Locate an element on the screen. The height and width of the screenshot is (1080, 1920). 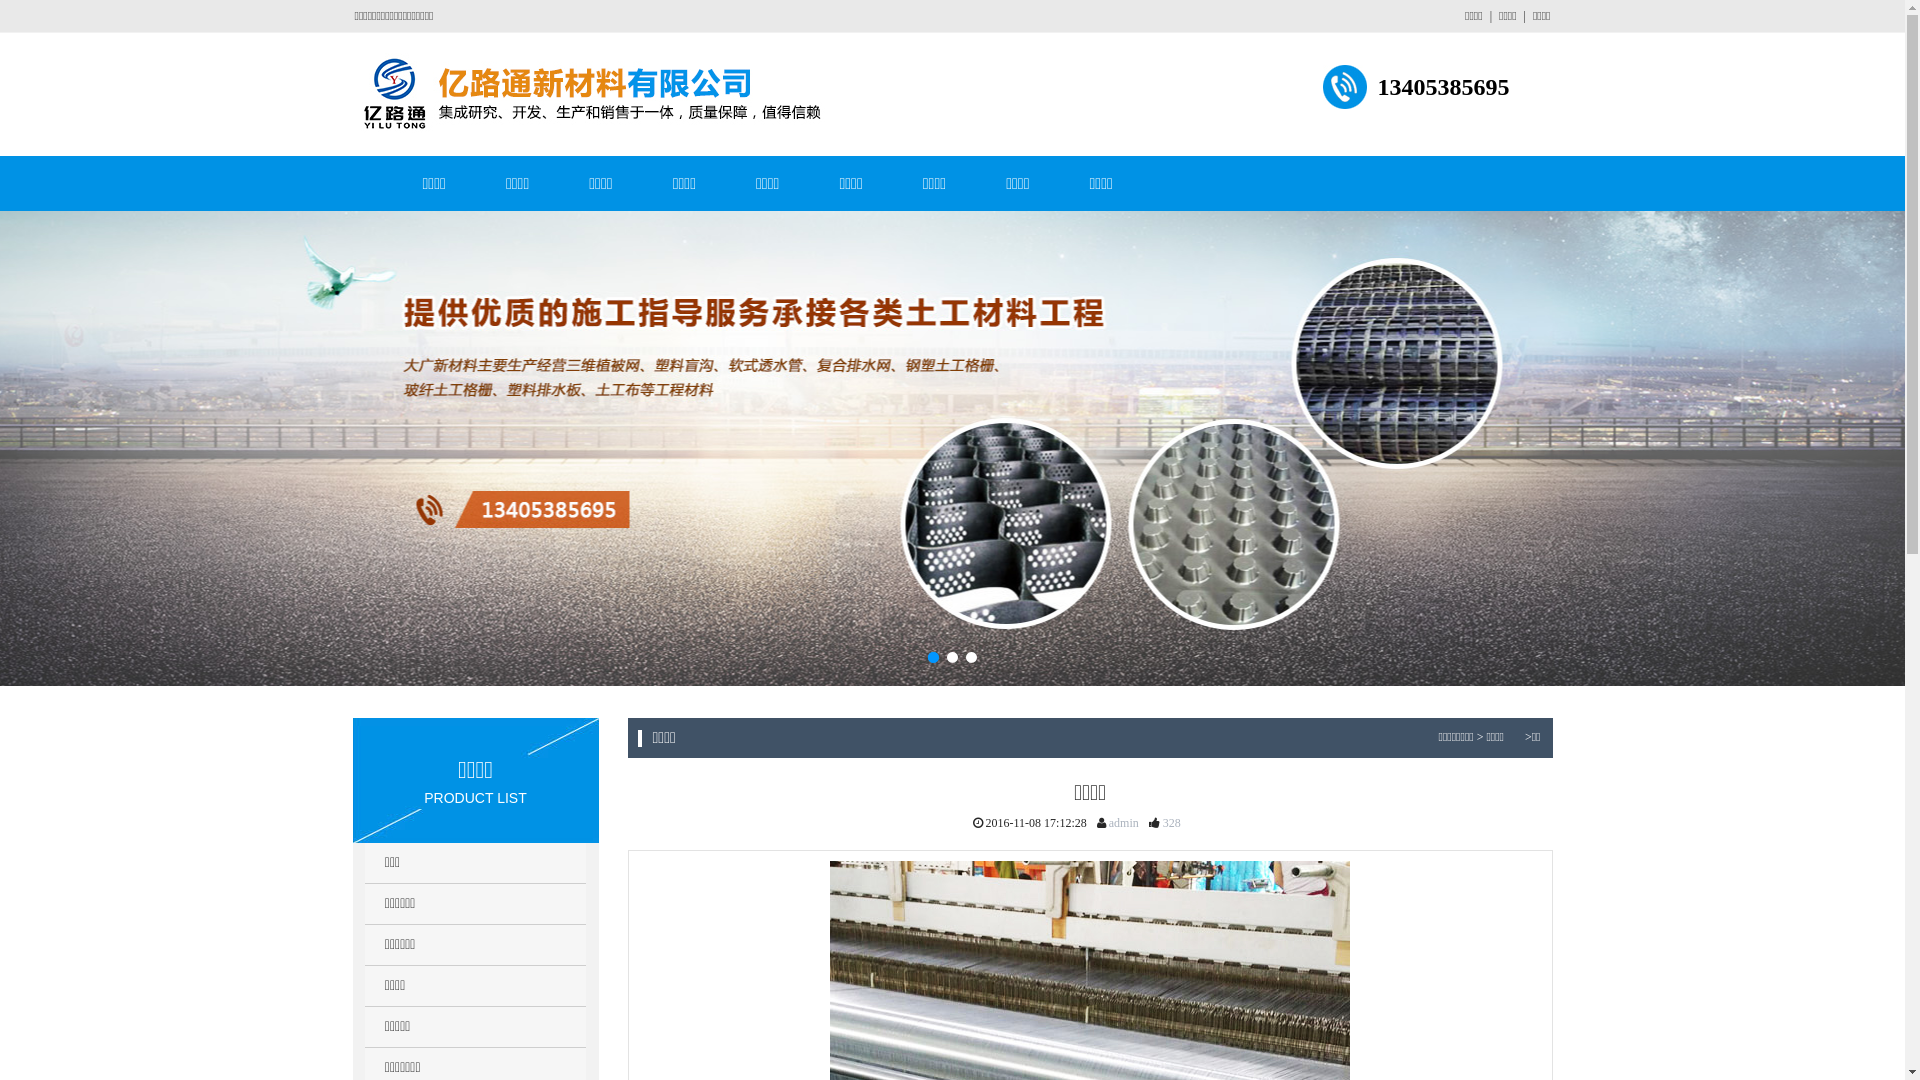
'admin' is located at coordinates (1104, 822).